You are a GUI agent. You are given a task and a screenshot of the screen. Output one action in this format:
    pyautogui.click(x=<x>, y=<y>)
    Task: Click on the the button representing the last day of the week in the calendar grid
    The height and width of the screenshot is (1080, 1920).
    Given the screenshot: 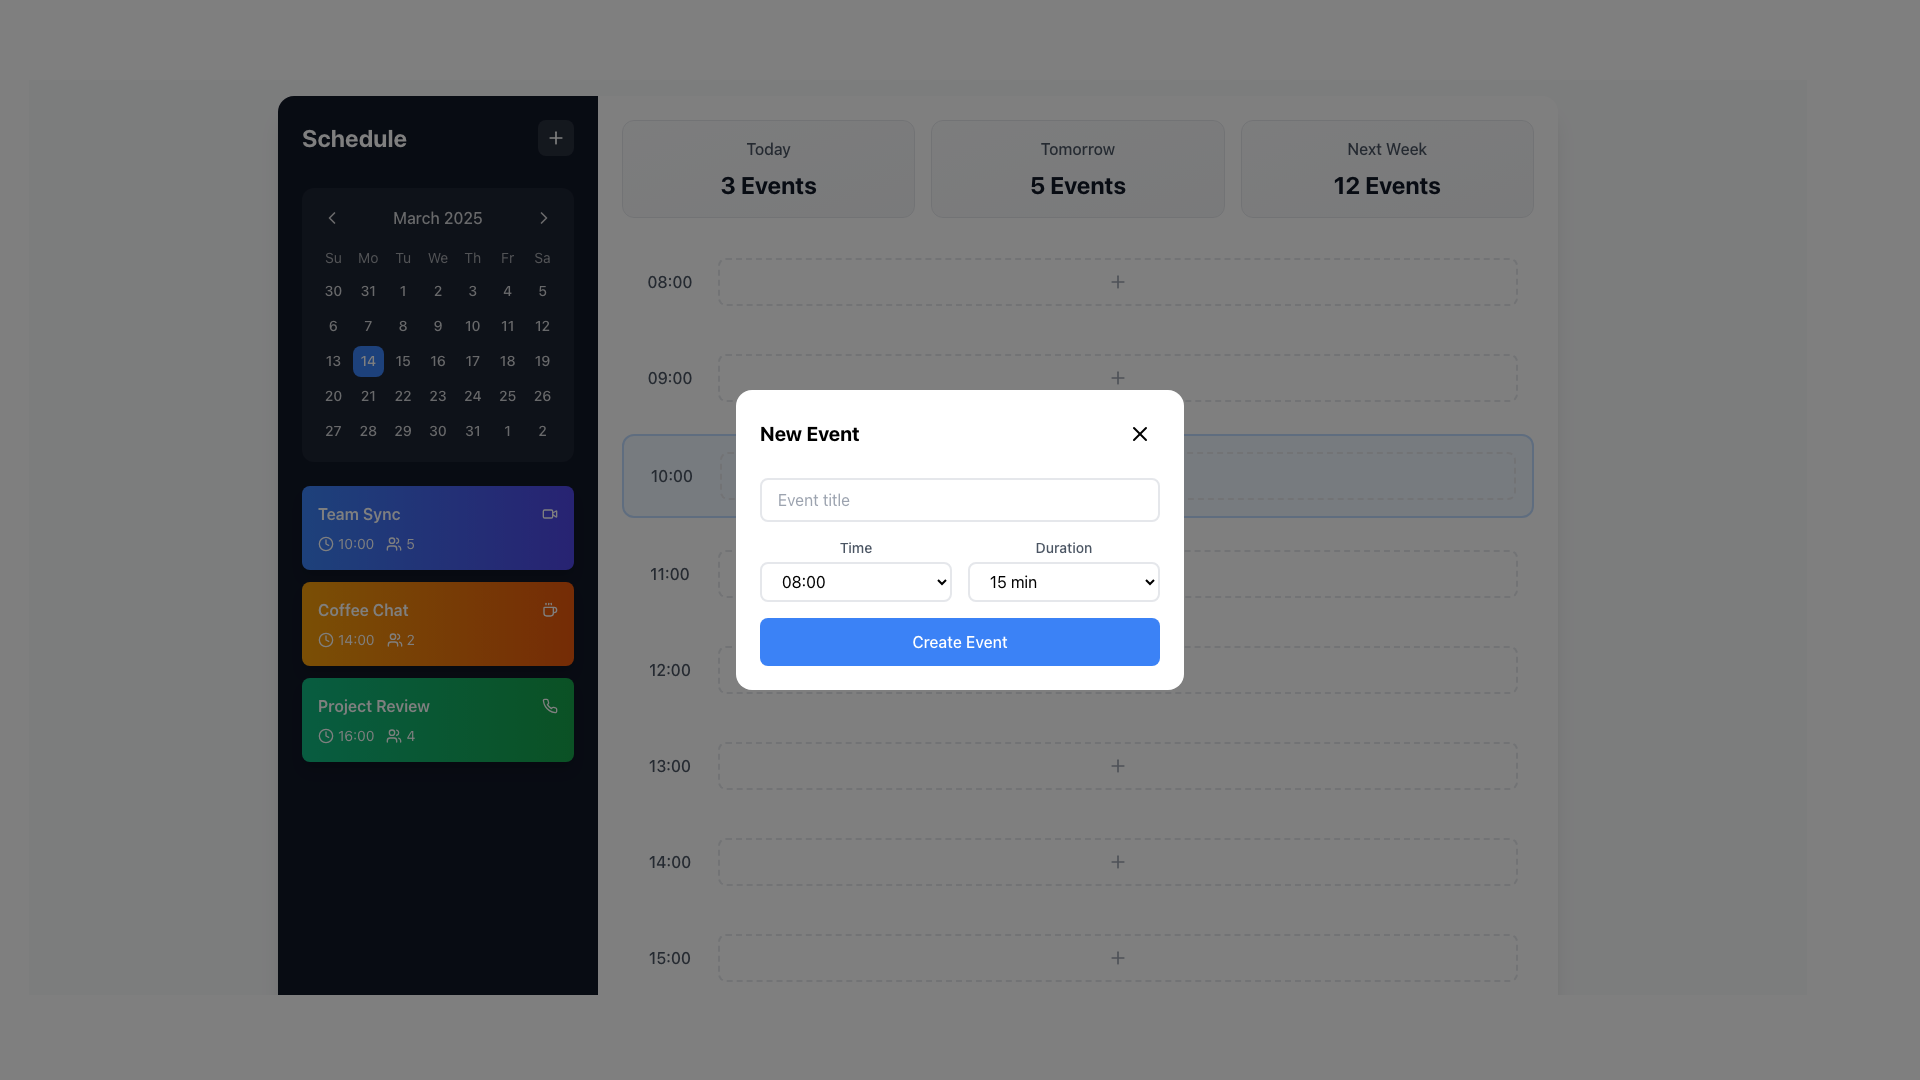 What is the action you would take?
    pyautogui.click(x=333, y=429)
    